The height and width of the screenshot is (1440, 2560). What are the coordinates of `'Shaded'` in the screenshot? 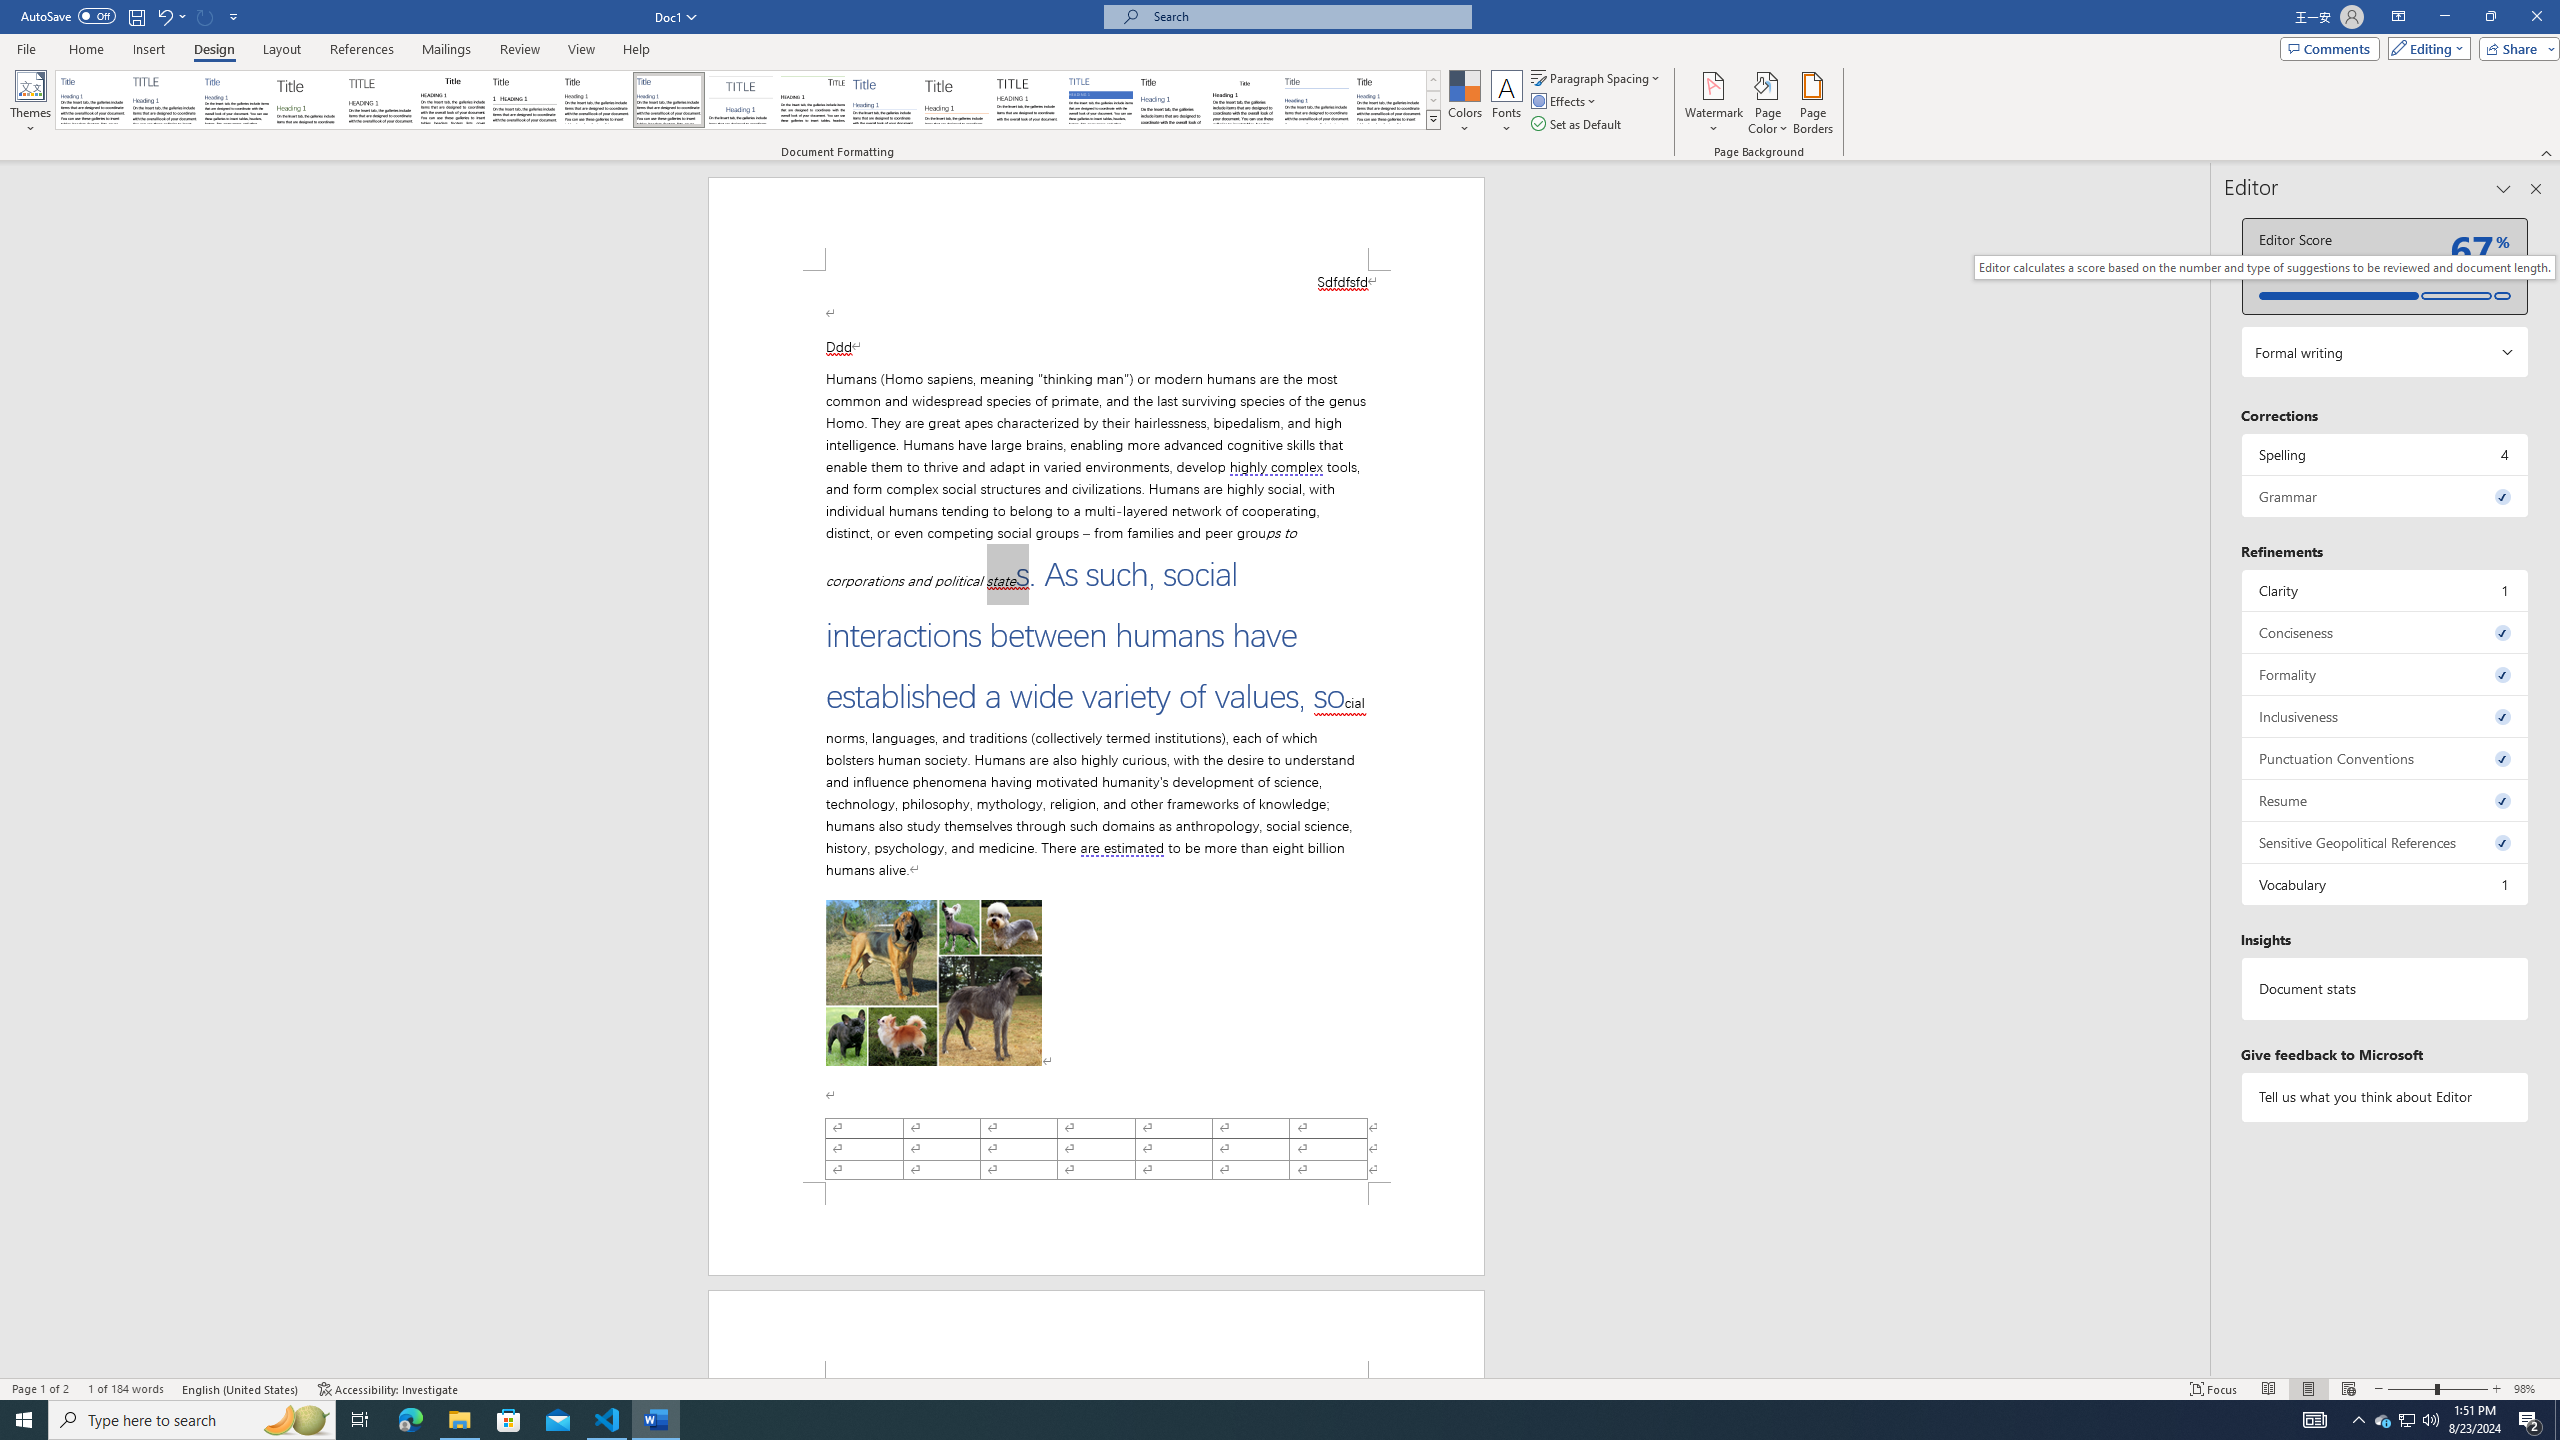 It's located at (1100, 99).